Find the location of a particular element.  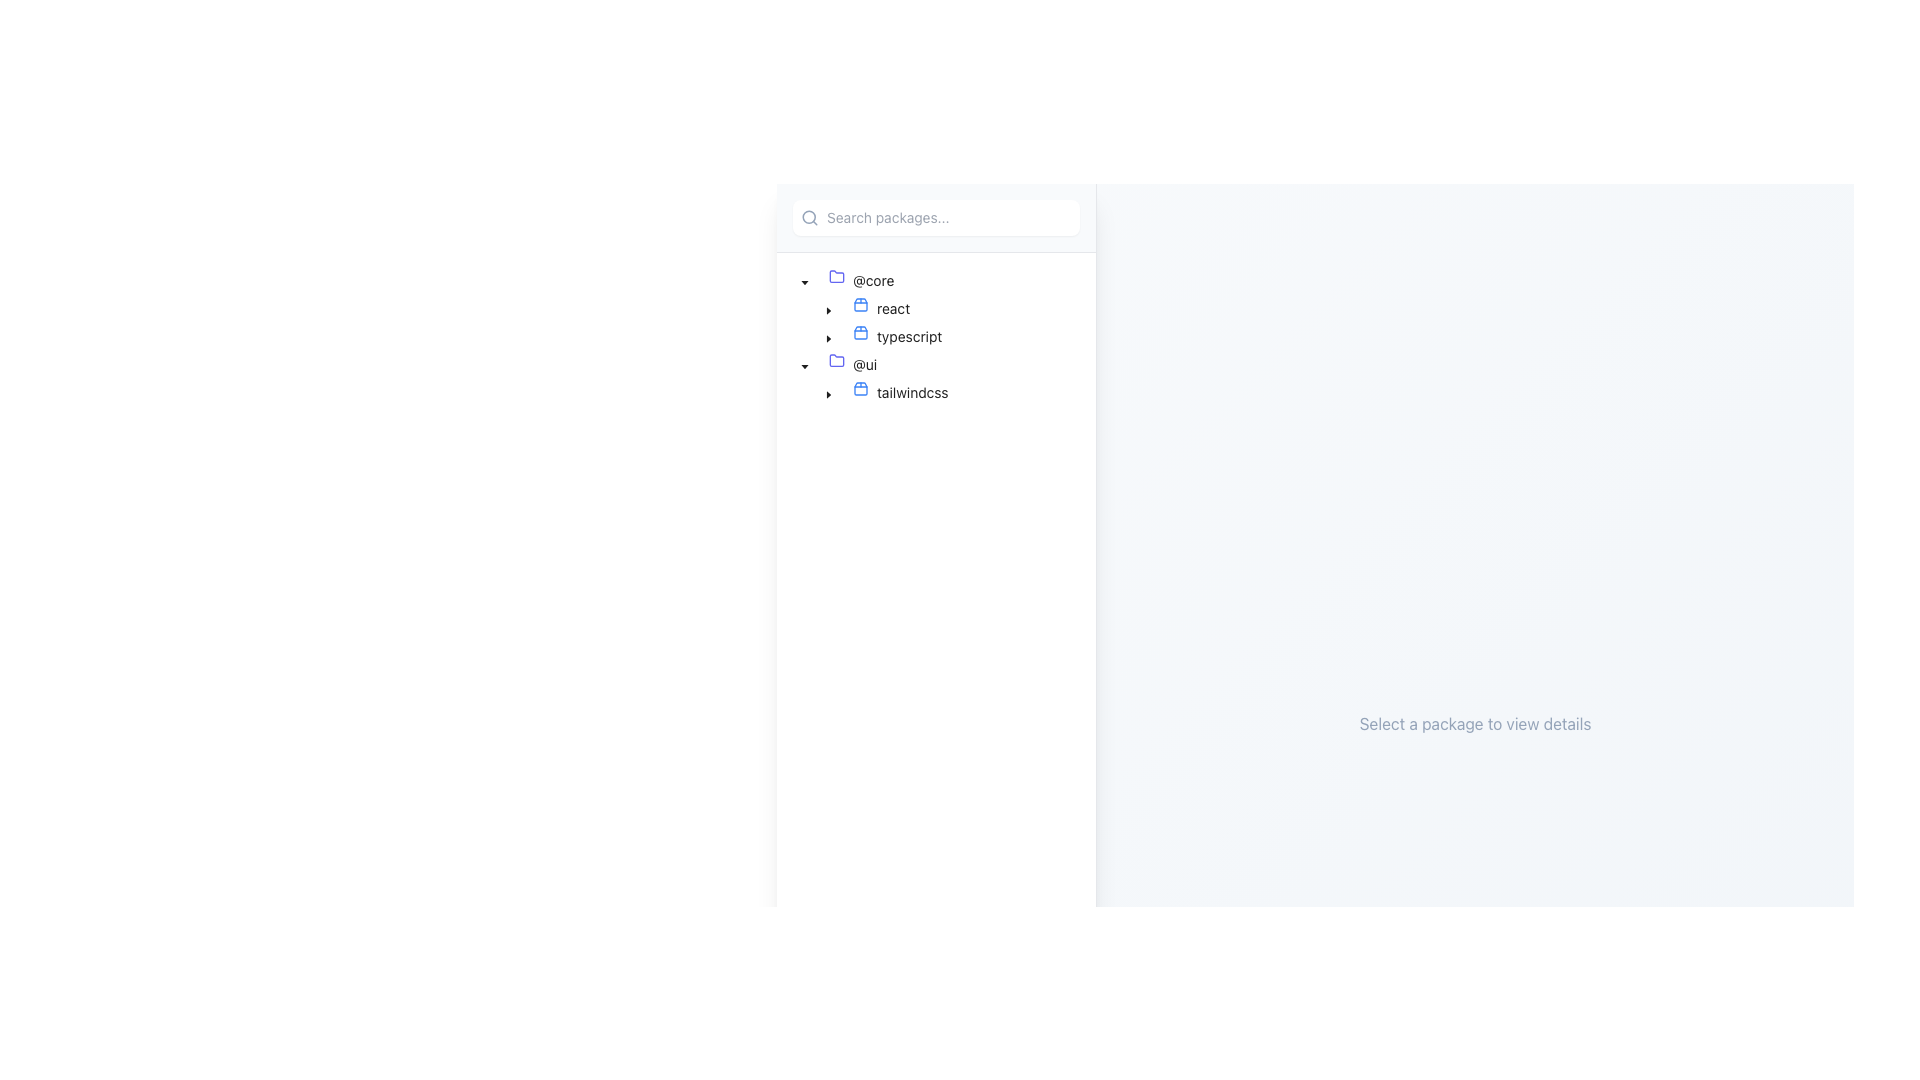

the caret-down icon located to the left of the text '@core' in the tree node section is located at coordinates (805, 281).